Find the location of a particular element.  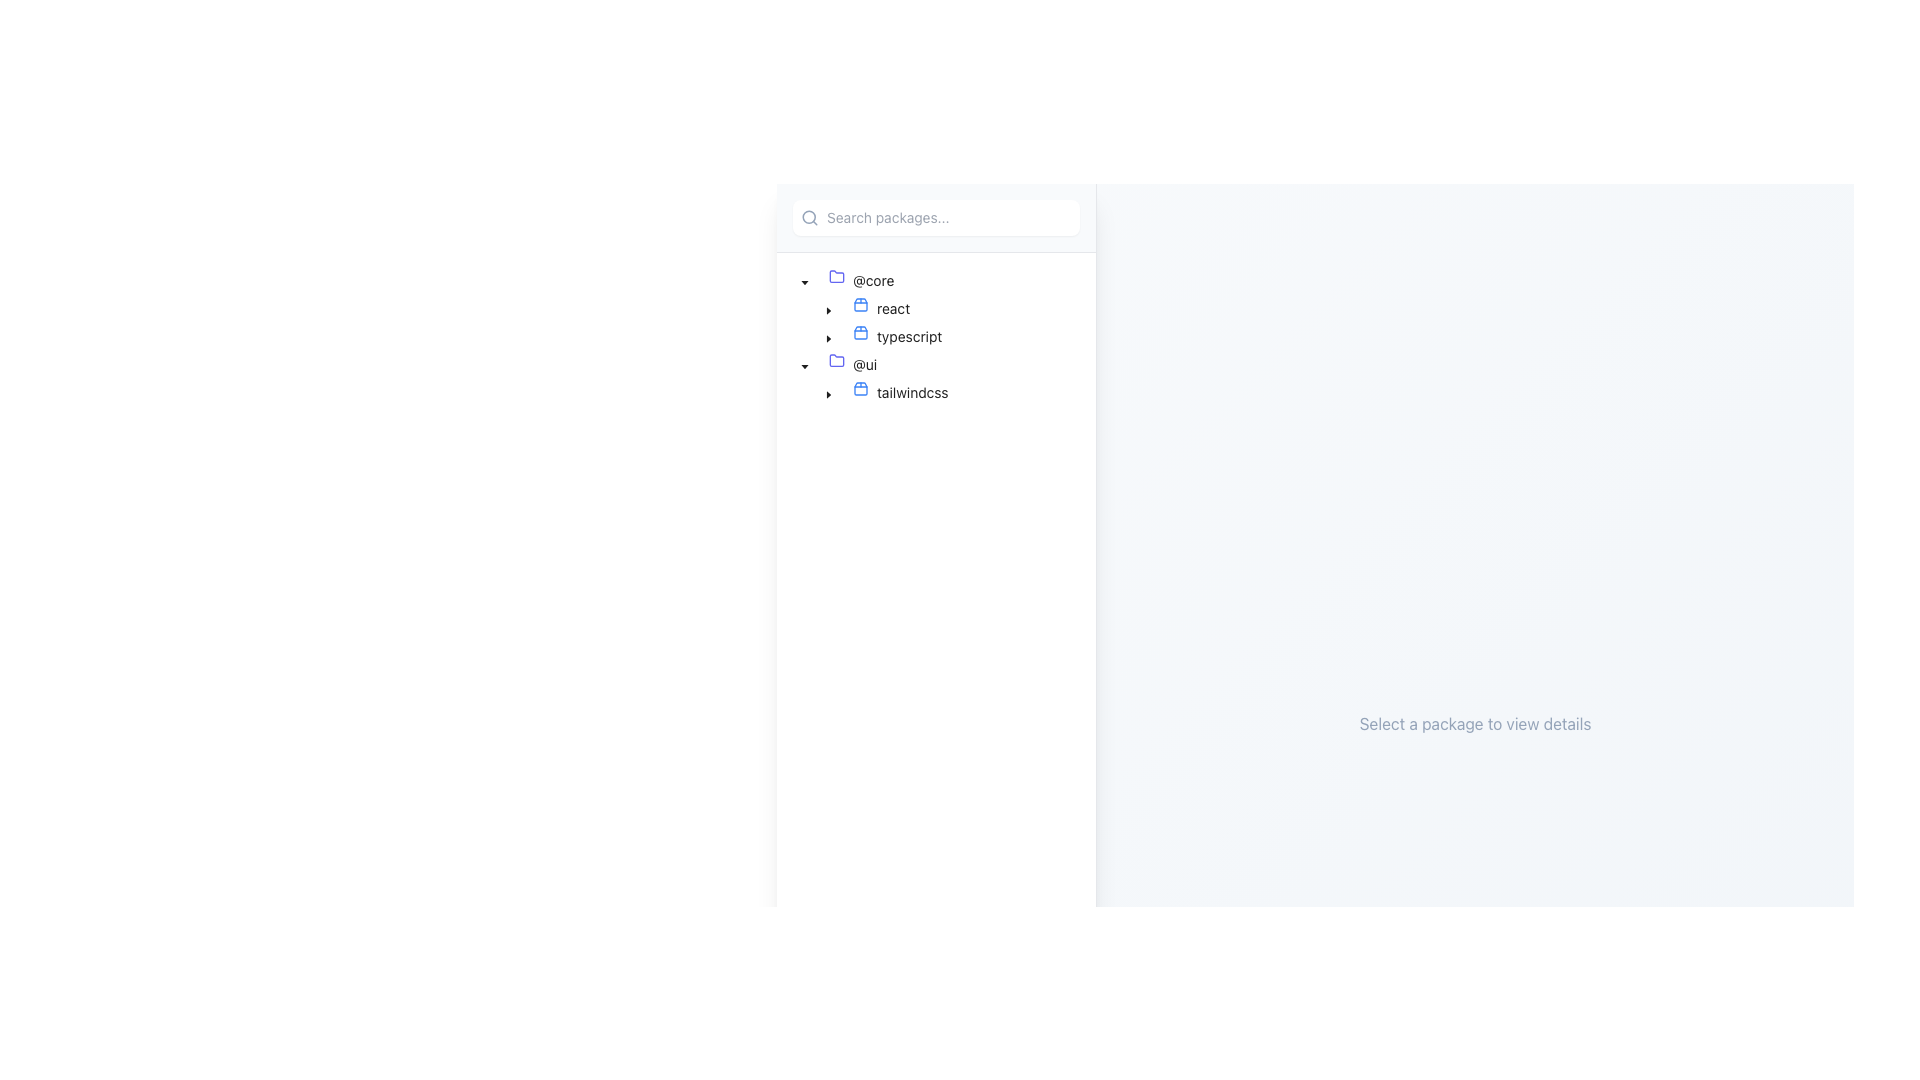

the caret-down icon located to the left of the text '@core' in the tree node section is located at coordinates (805, 281).